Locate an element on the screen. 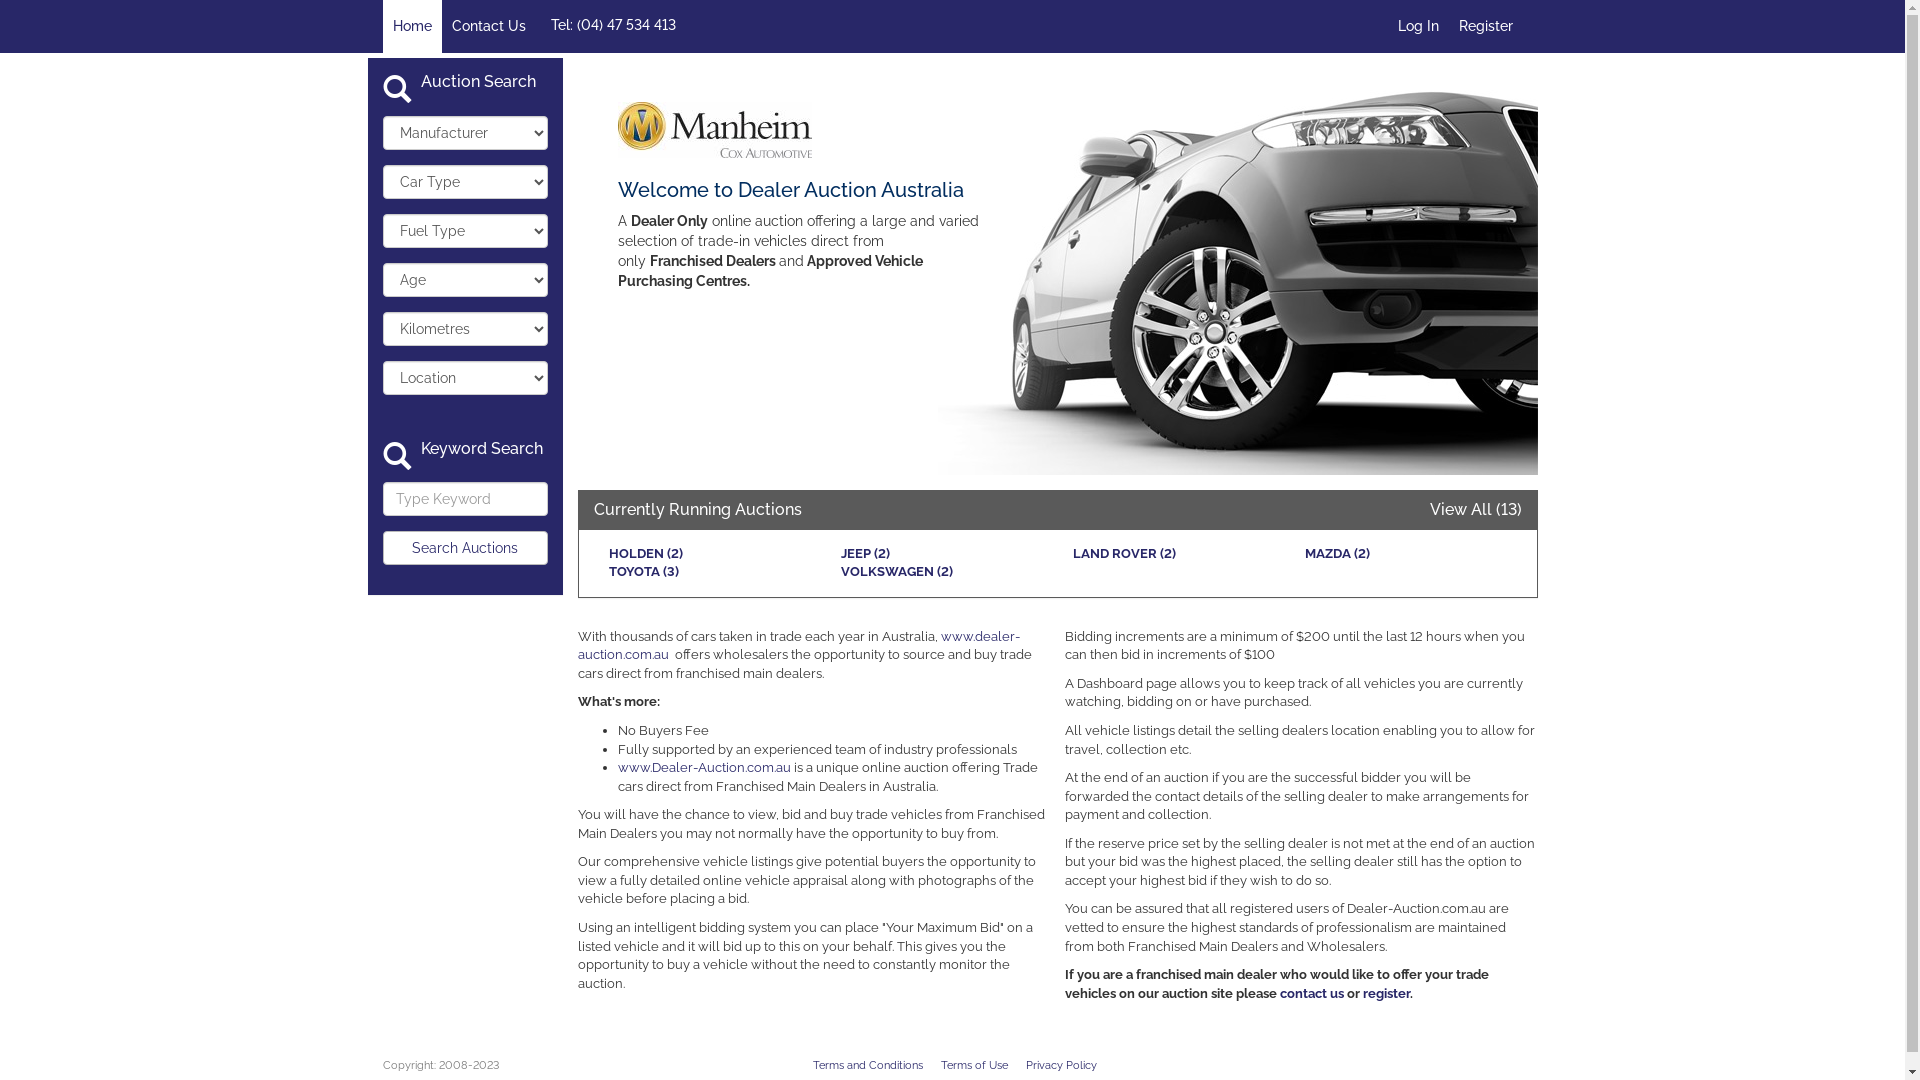 The height and width of the screenshot is (1080, 1920). 'VOLKSWAGEN (2)' is located at coordinates (840, 571).